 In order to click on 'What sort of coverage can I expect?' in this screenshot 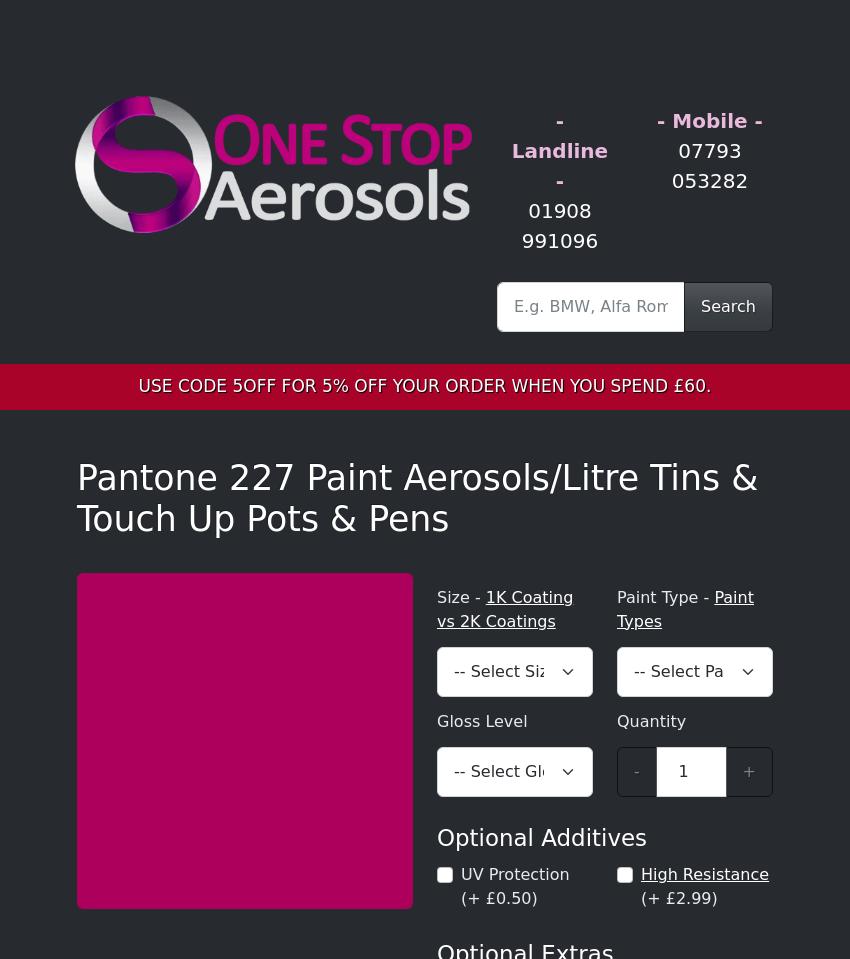, I will do `click(242, 590)`.